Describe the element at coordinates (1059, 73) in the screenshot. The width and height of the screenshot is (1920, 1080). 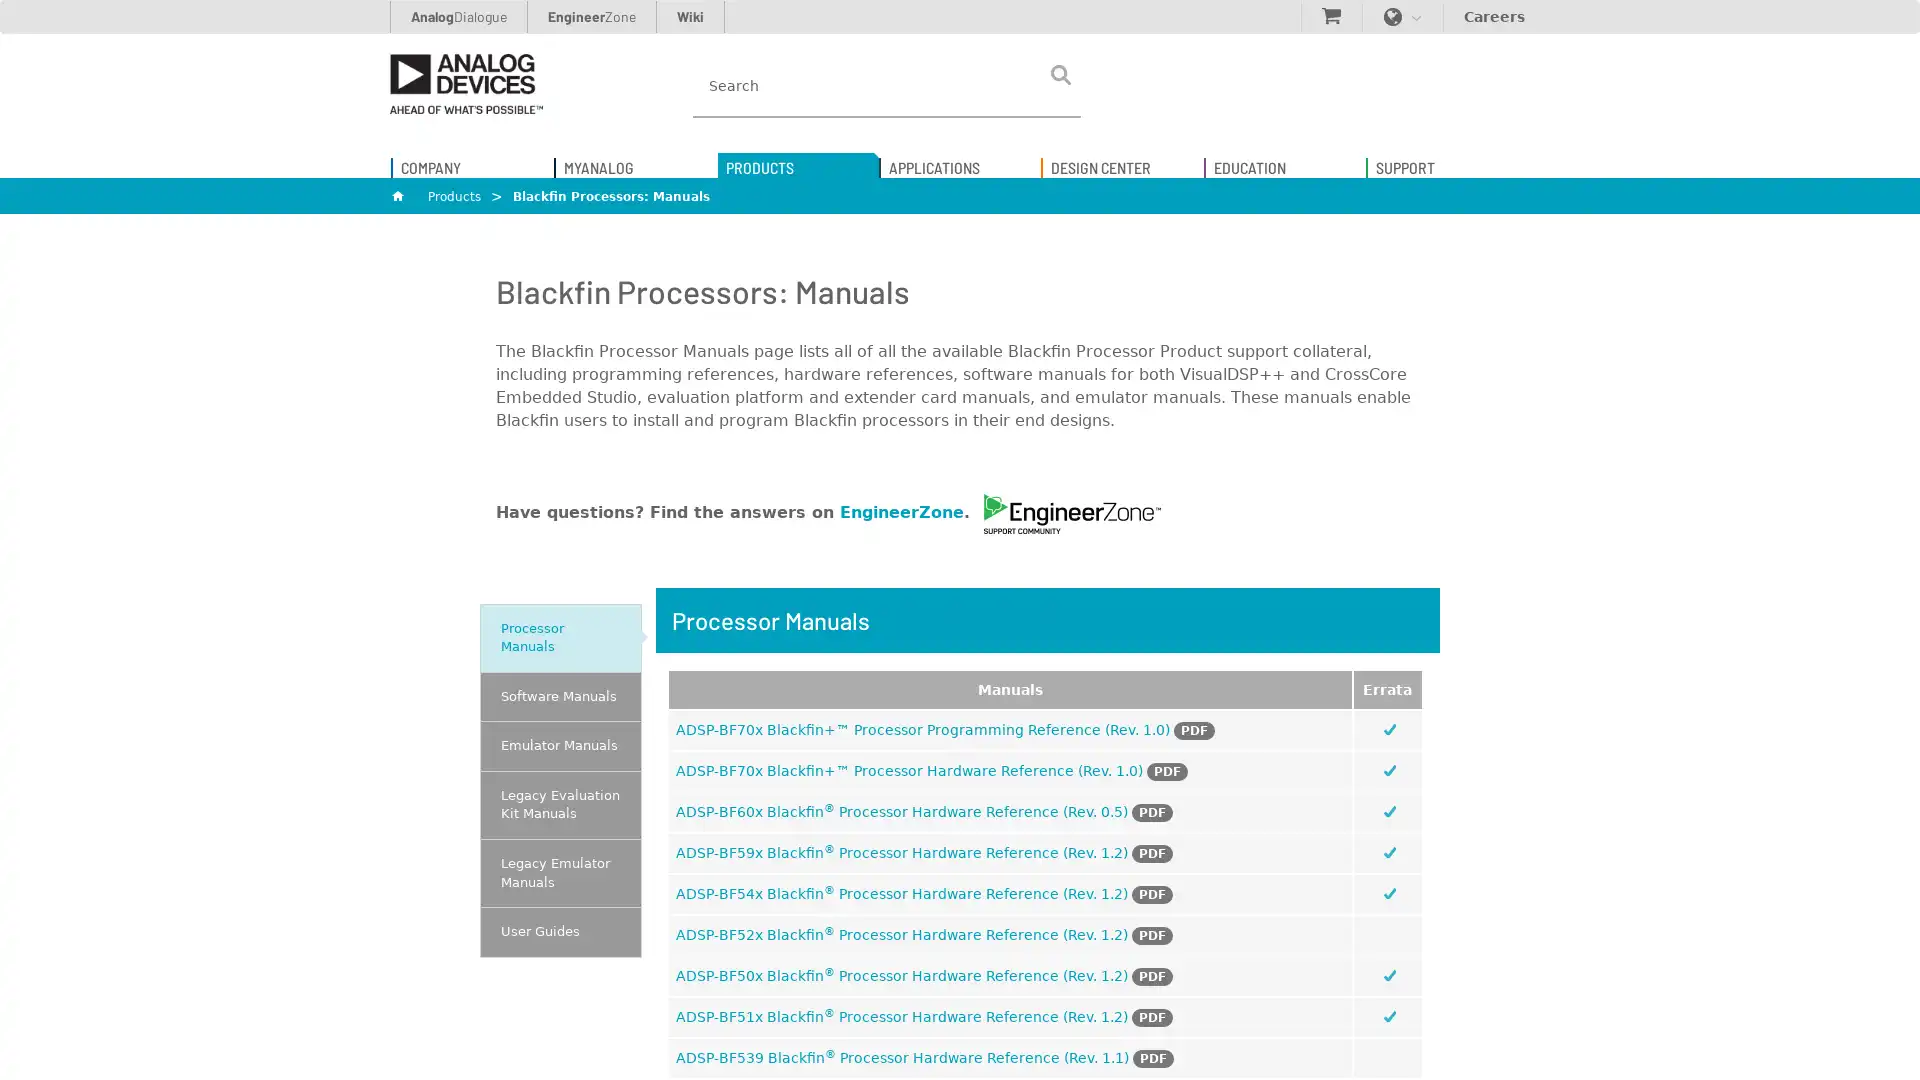
I see `Search` at that location.